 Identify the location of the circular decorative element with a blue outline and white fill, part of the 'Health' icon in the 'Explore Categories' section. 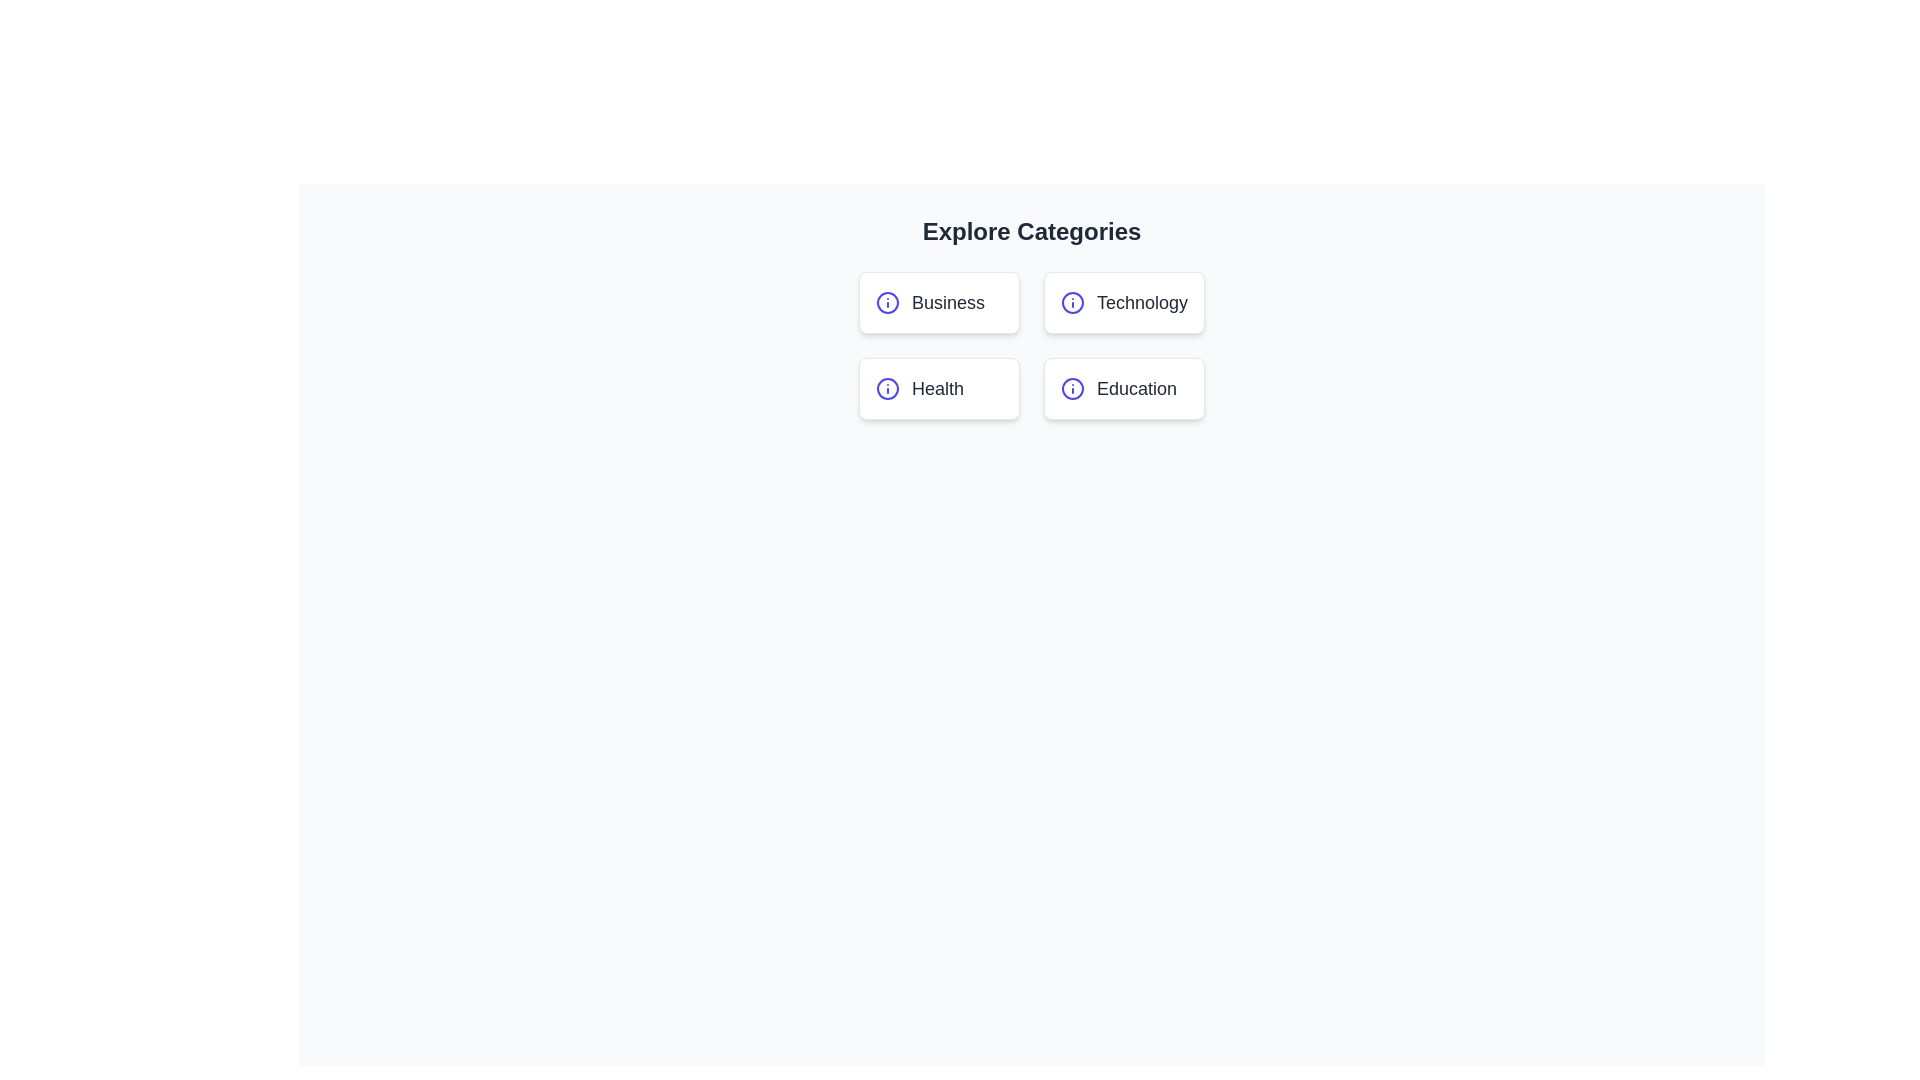
(887, 389).